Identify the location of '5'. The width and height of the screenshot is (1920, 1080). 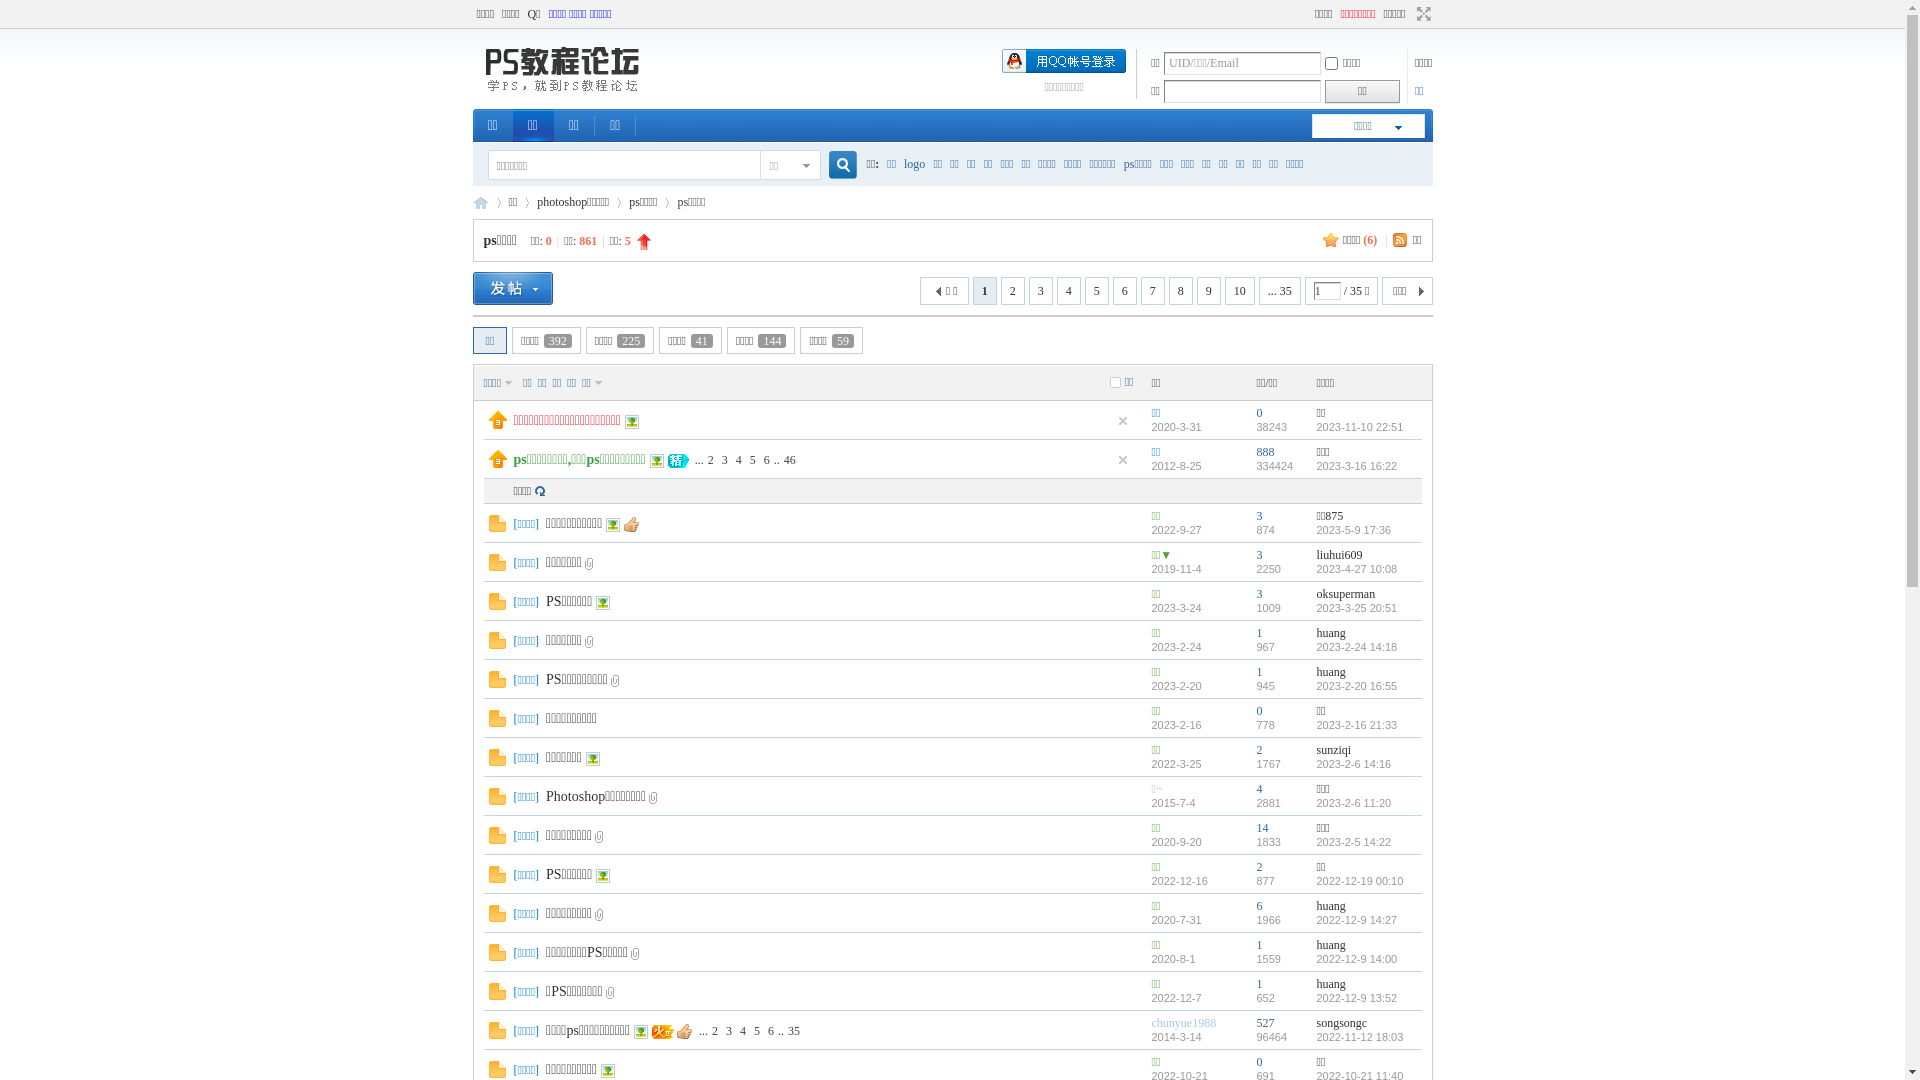
(756, 1030).